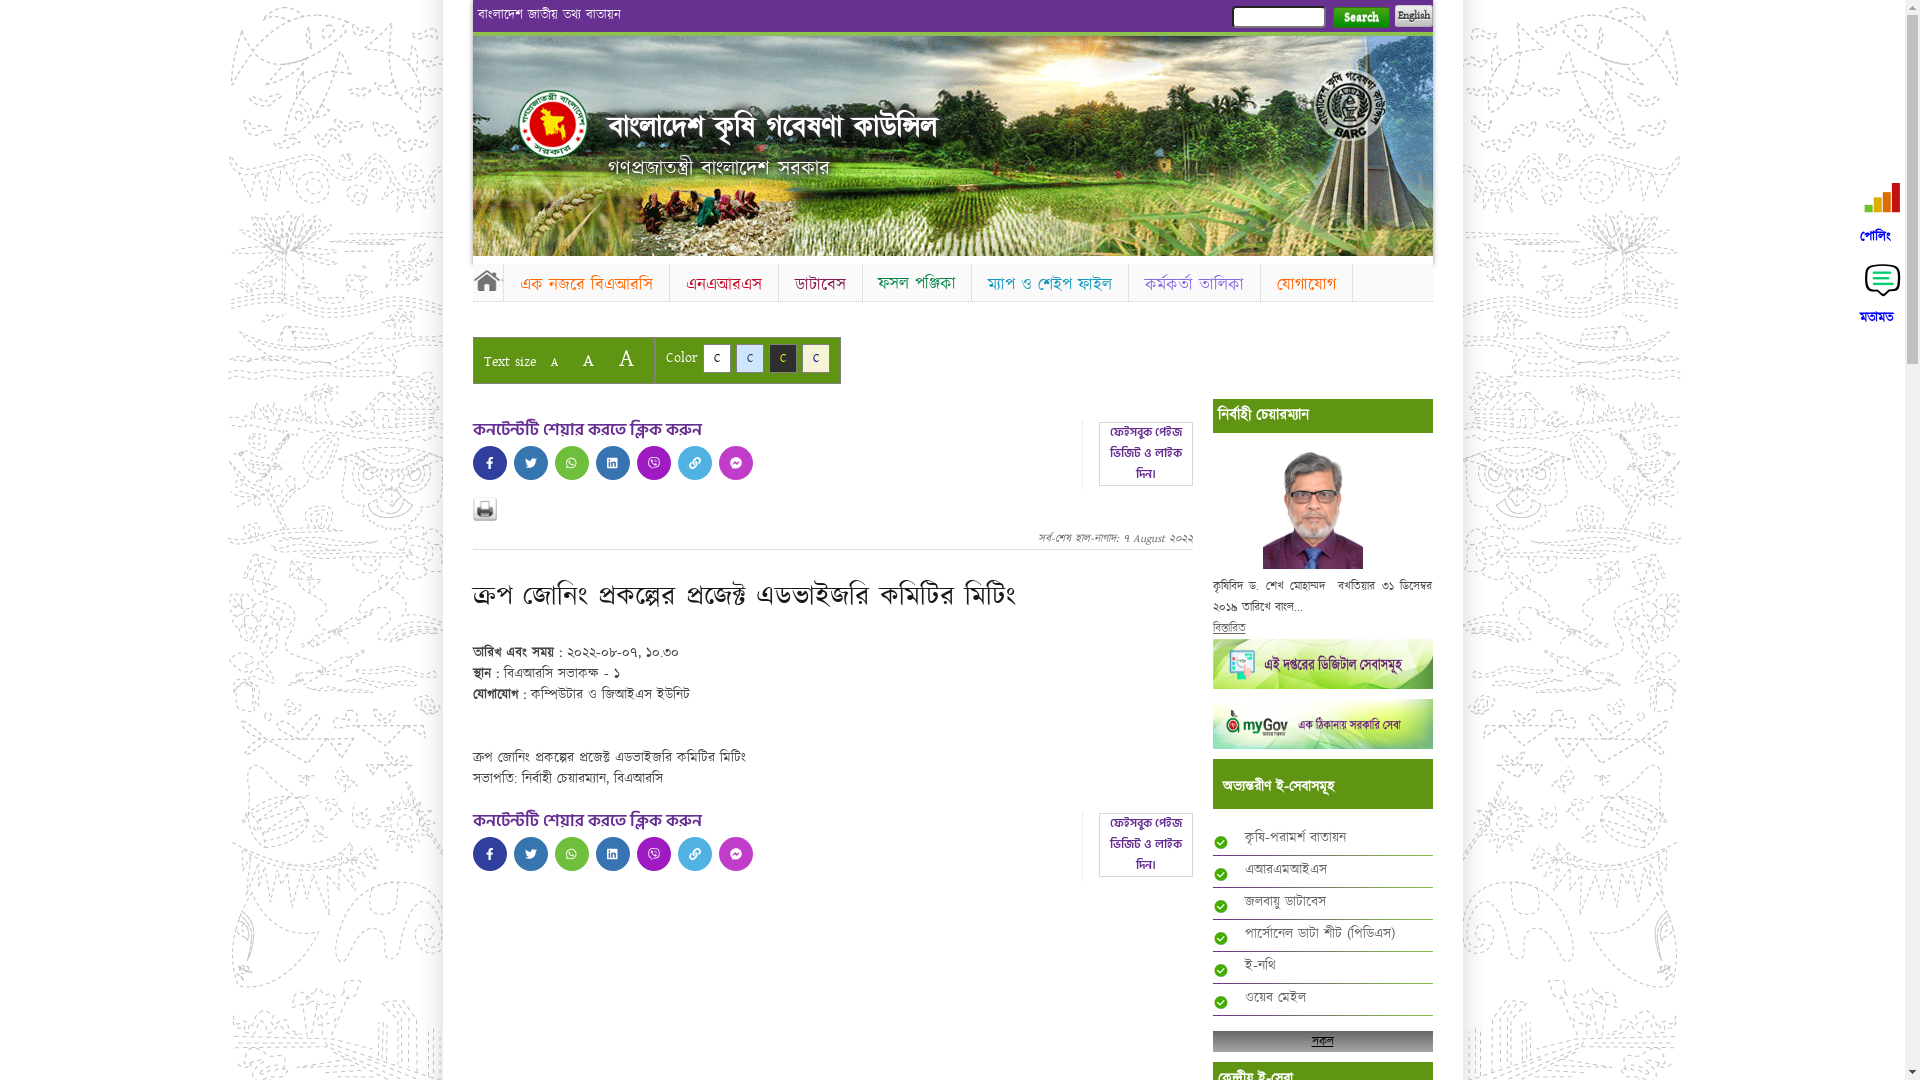 The image size is (1920, 1080). What do you see at coordinates (486, 280) in the screenshot?
I see `'Home'` at bounding box center [486, 280].